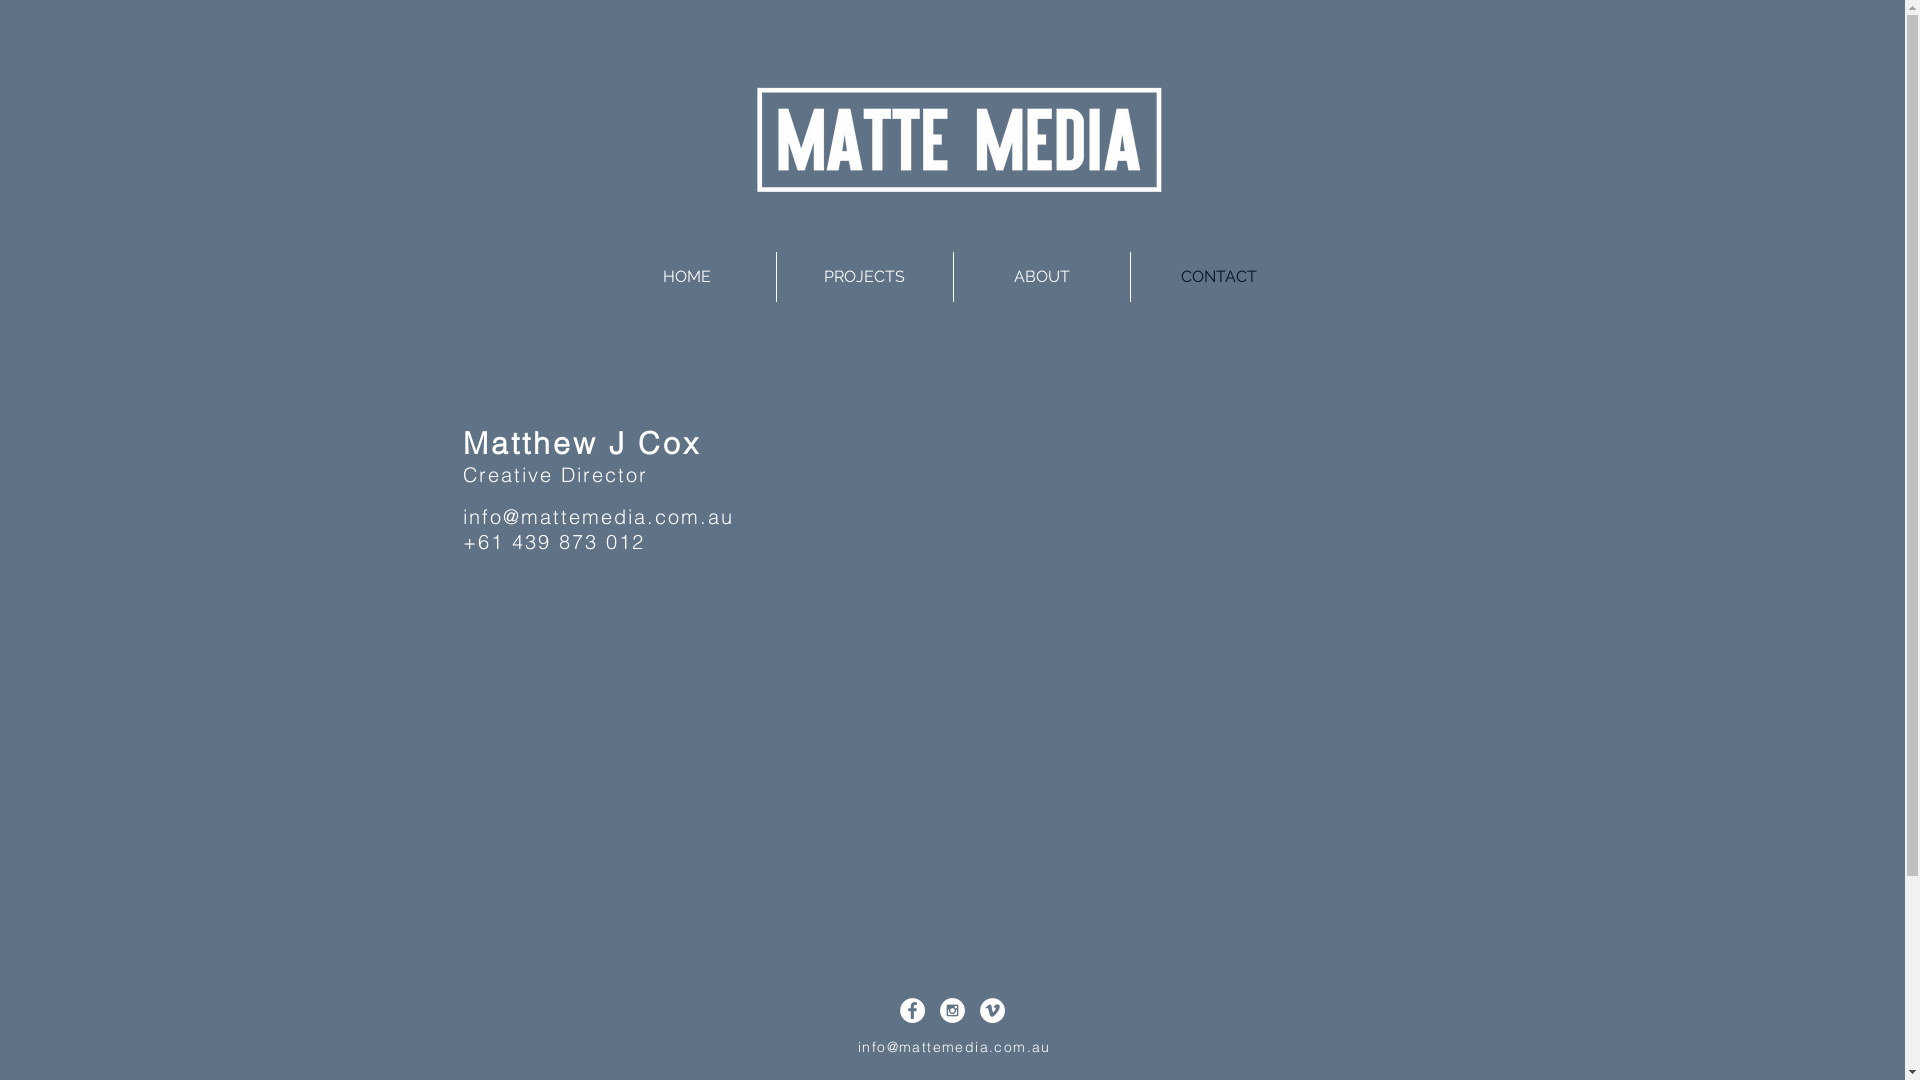 The image size is (1920, 1080). I want to click on 'CONTACT', so click(1217, 277).